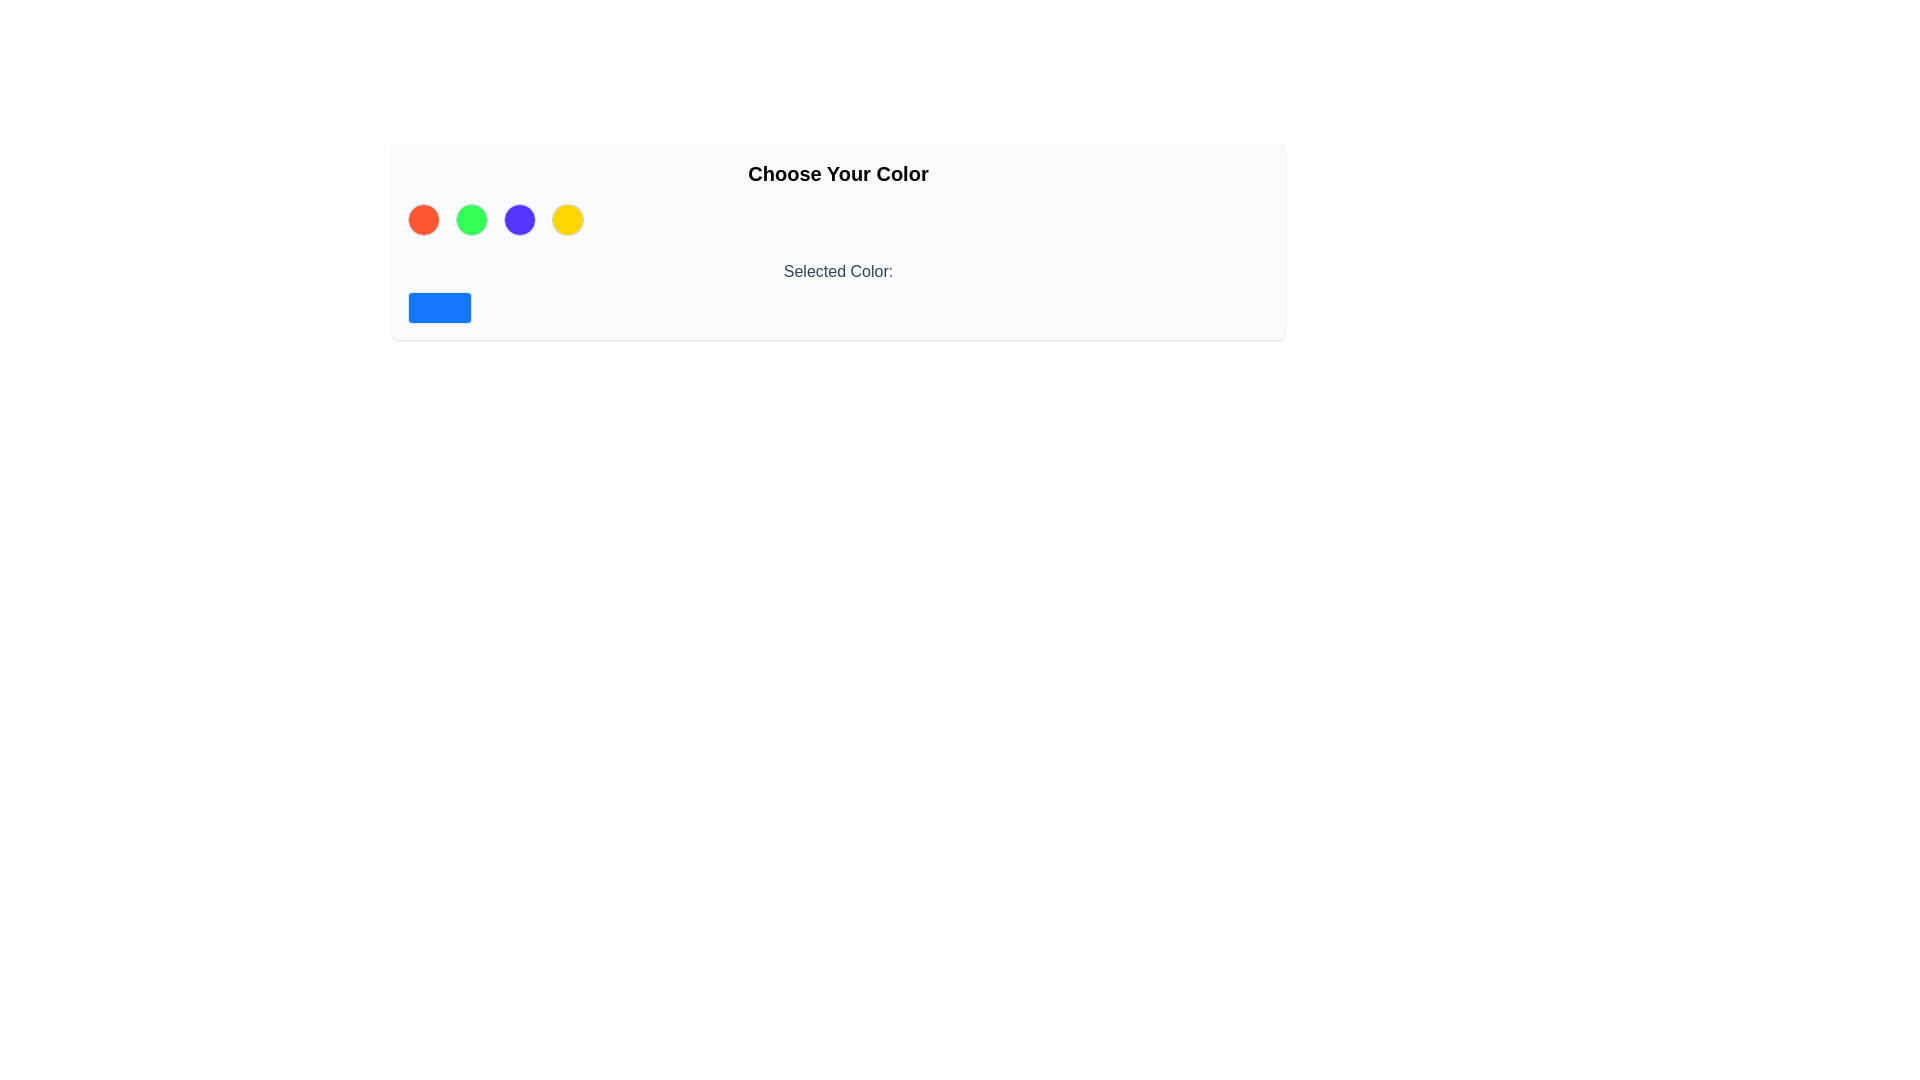 The height and width of the screenshot is (1080, 1920). I want to click on the third circle in a horizontal row of four colored circles, so click(519, 219).